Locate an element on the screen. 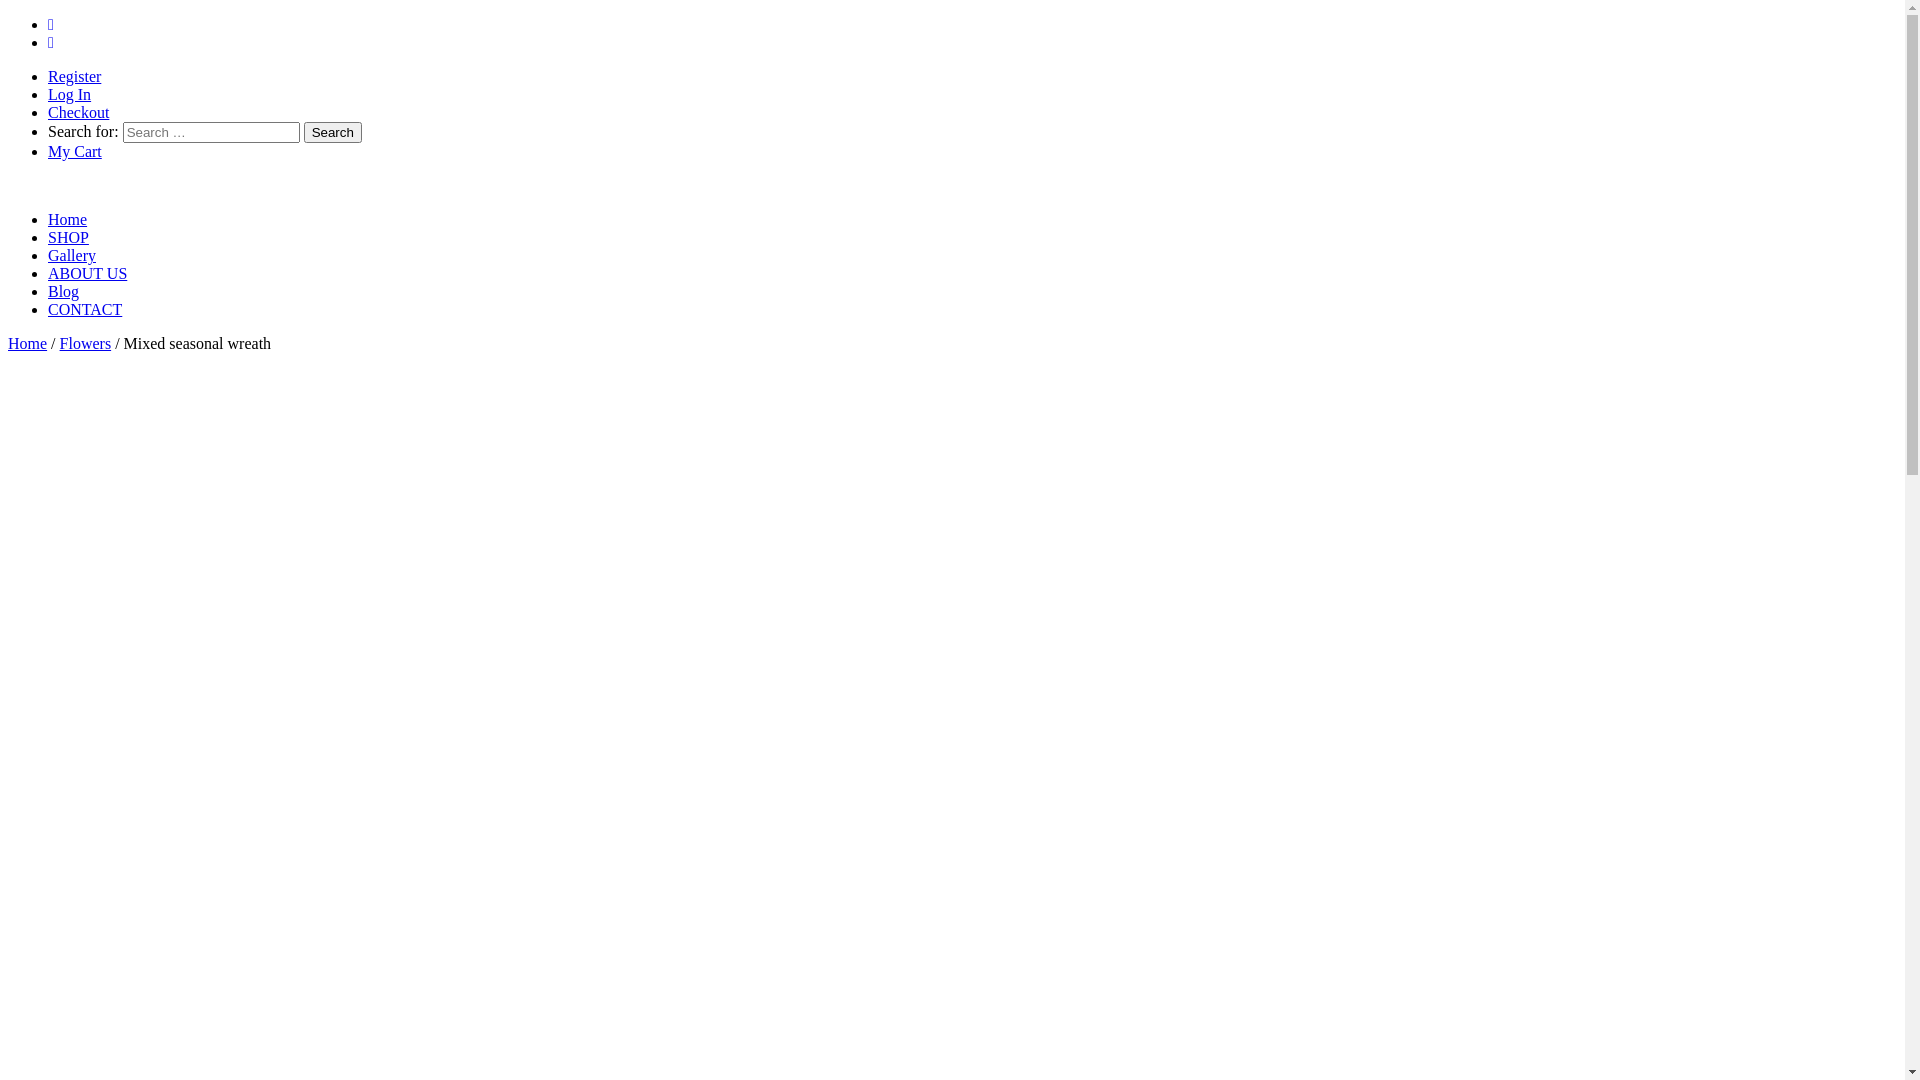  'Log In' is located at coordinates (69, 94).